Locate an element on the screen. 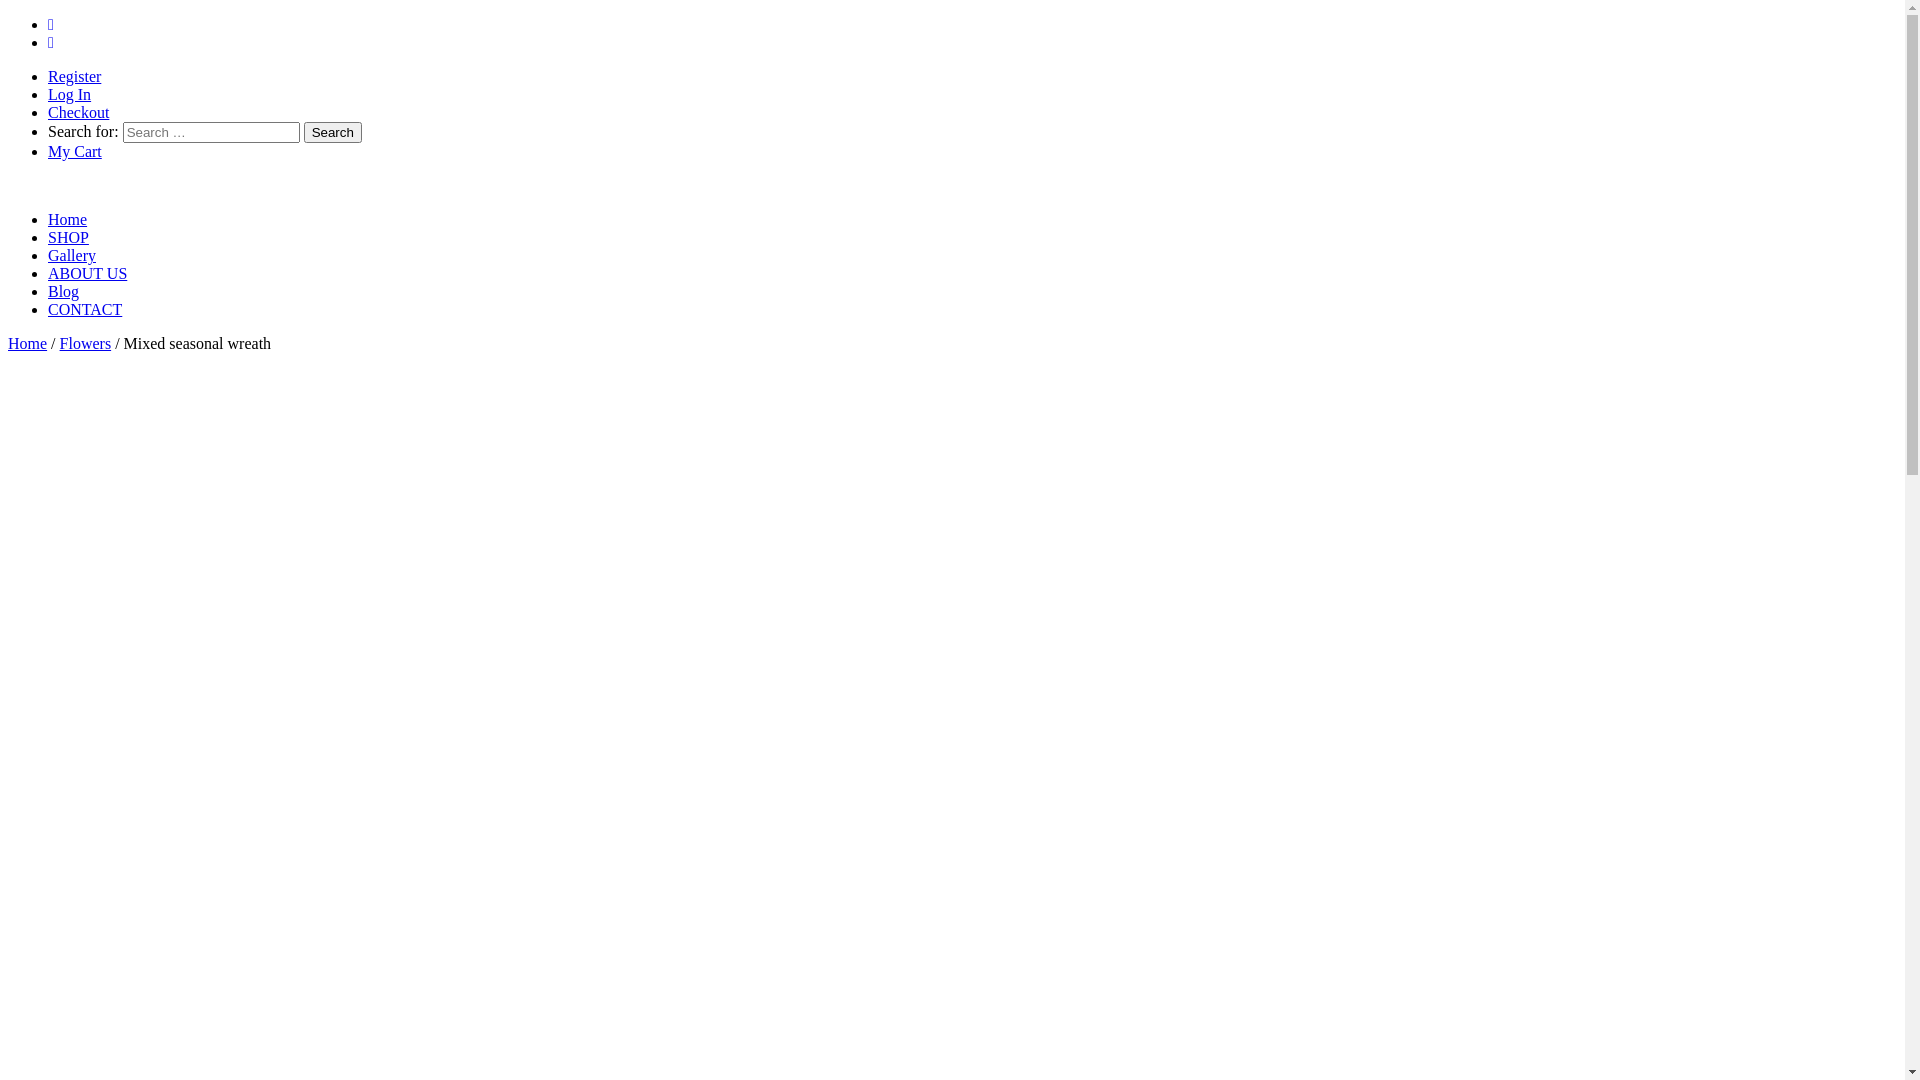  'Log In' is located at coordinates (69, 94).